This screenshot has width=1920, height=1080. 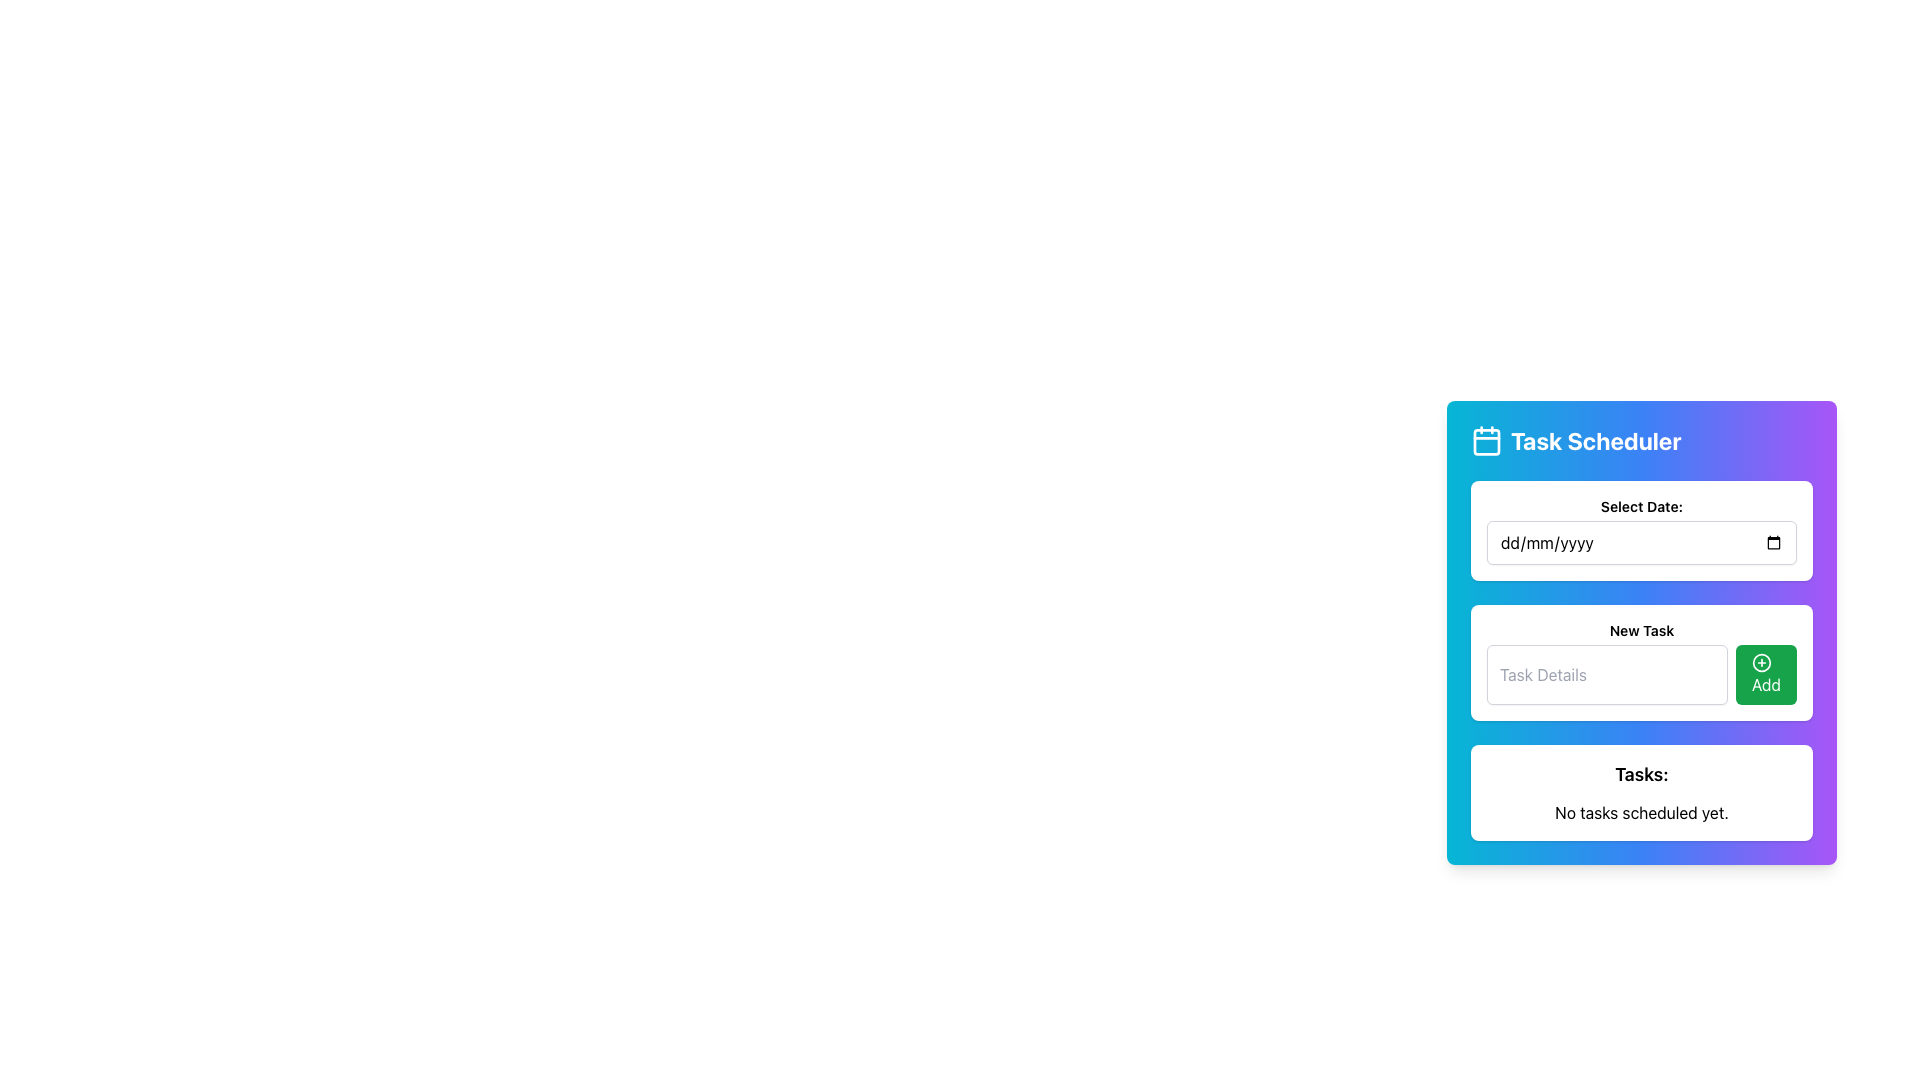 What do you see at coordinates (1641, 813) in the screenshot?
I see `the text label displaying 'No tasks scheduled yet.' located below the heading 'Tasks:' in a section with a white background` at bounding box center [1641, 813].